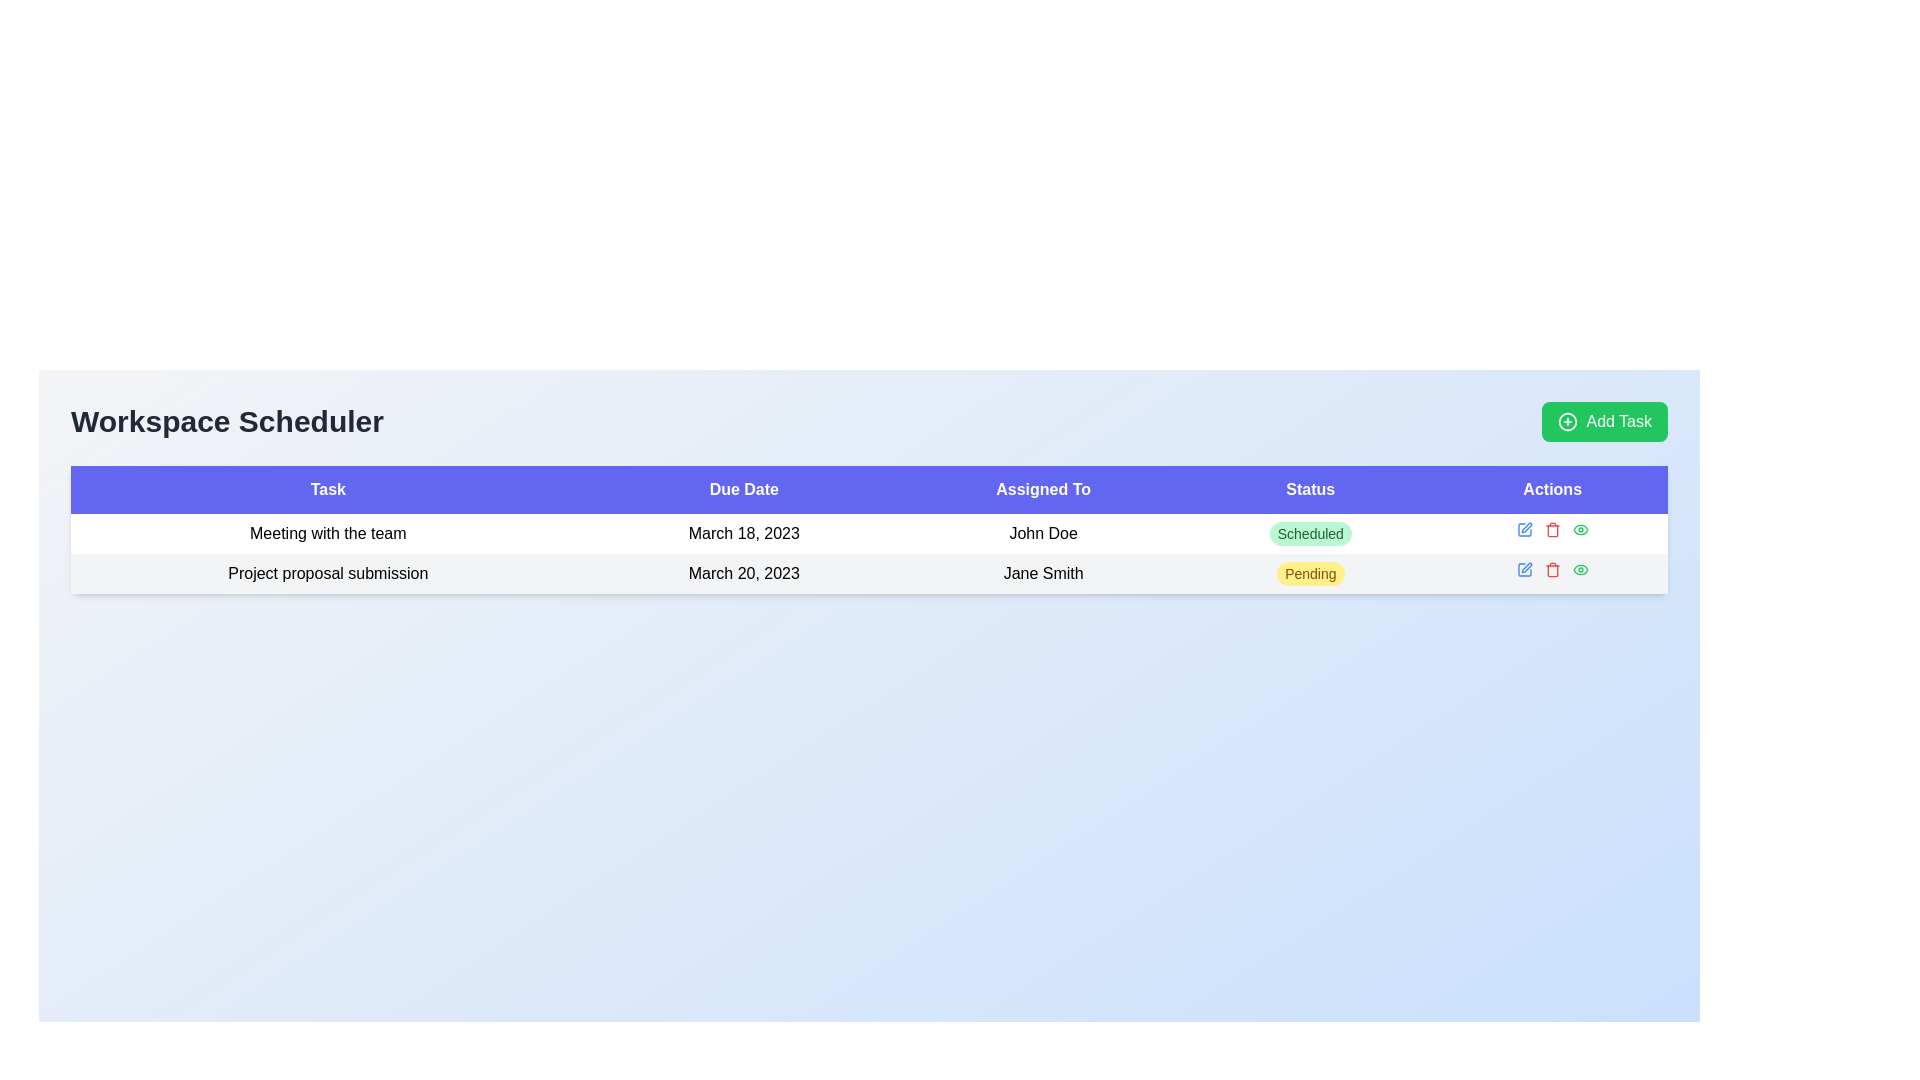 The width and height of the screenshot is (1920, 1080). What do you see at coordinates (1551, 570) in the screenshot?
I see `the delete button for the task 'Project proposal submission' located in the 'Actions' column of the second row under the 'Workspace Scheduler' section` at bounding box center [1551, 570].